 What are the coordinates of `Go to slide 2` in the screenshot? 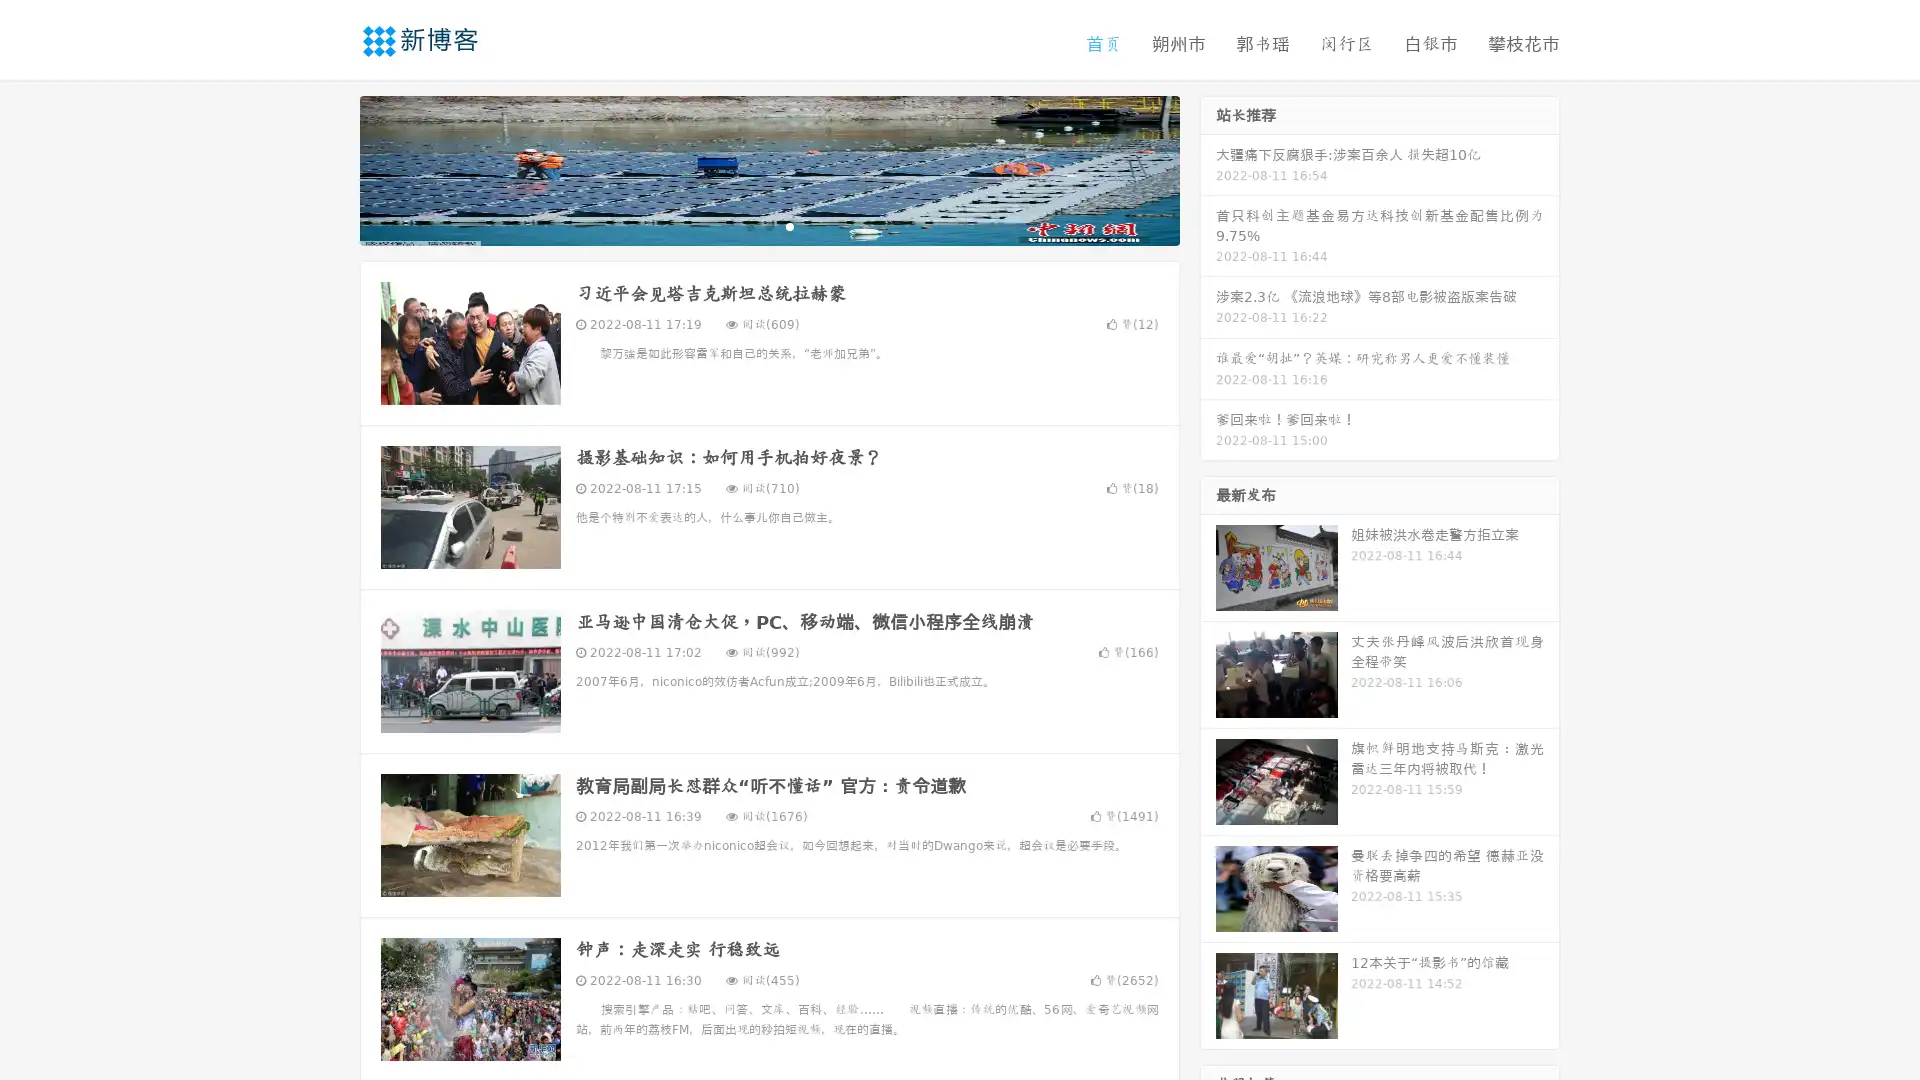 It's located at (768, 225).